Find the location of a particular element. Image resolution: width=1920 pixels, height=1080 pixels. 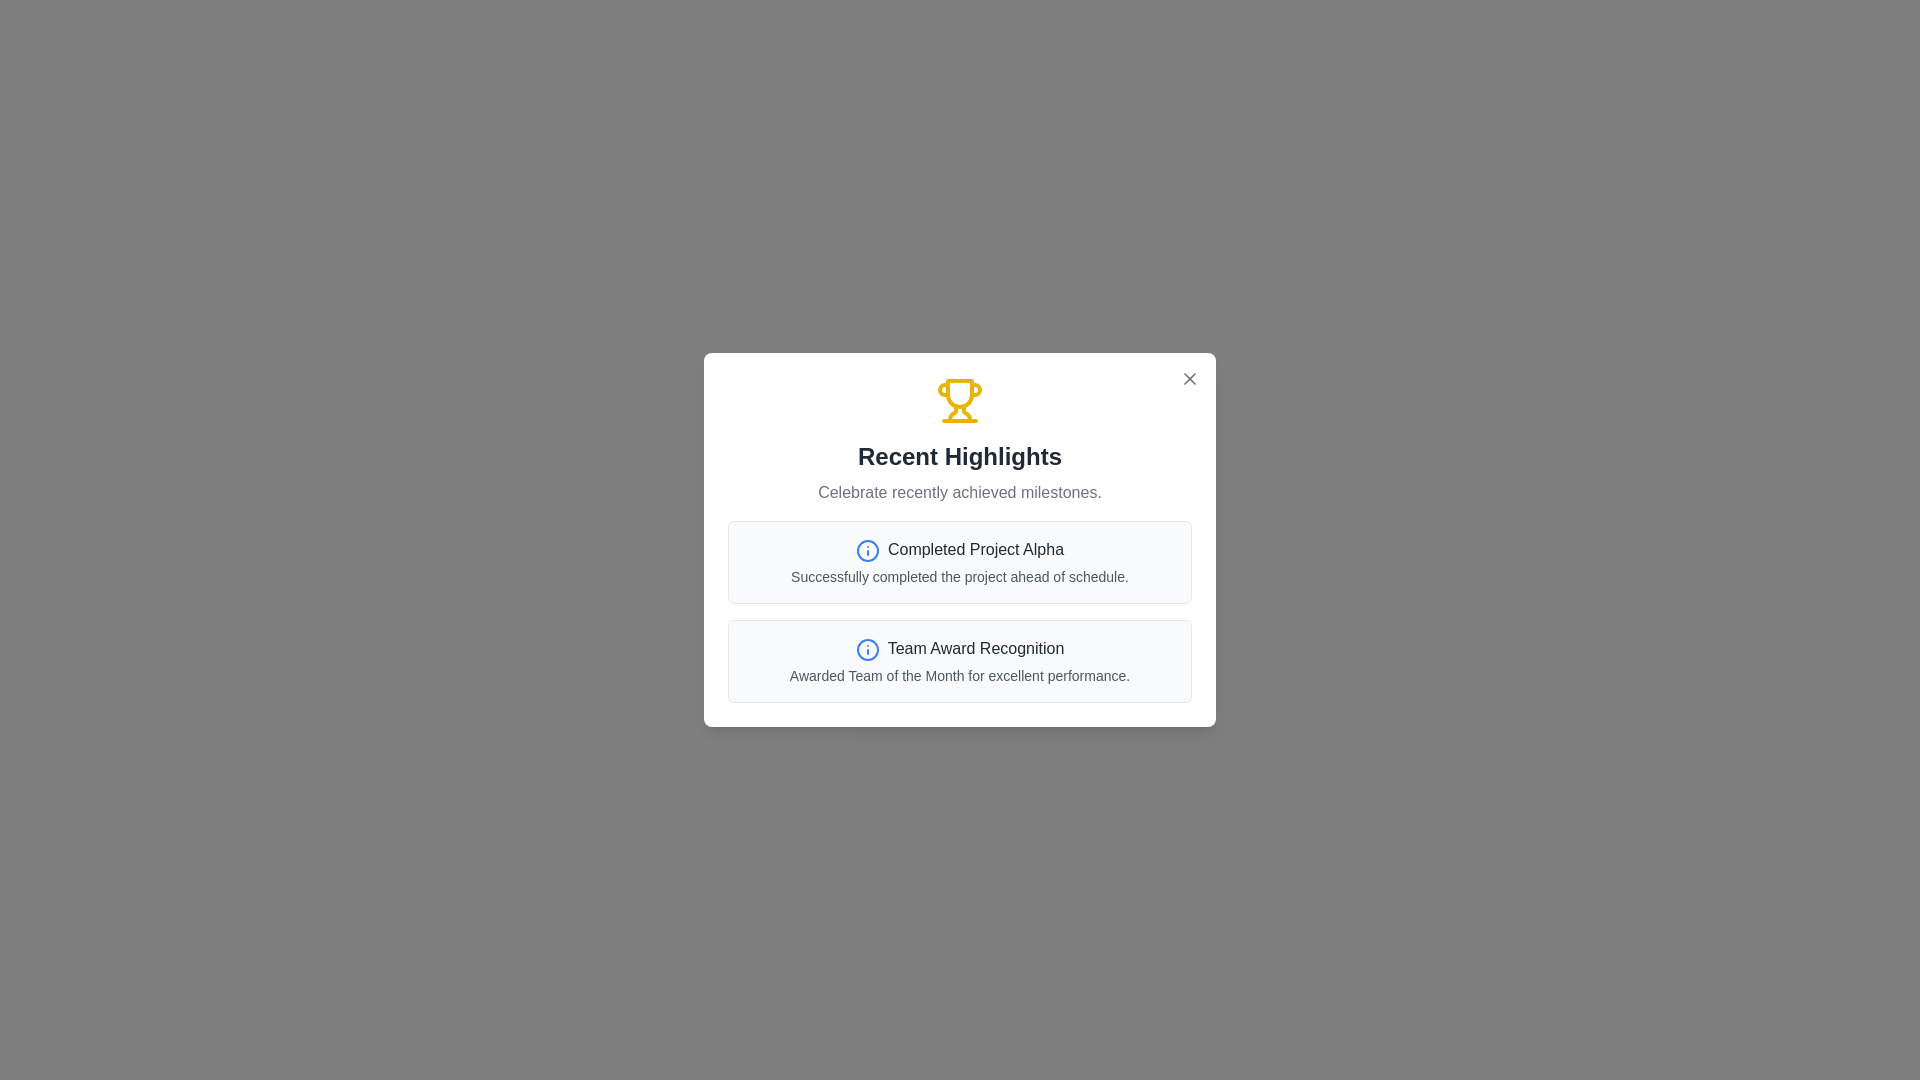

the circular icon with a blue outline and white fill, which has an exclamation mark design, located to the left of the text 'Team Award Recognition' is located at coordinates (867, 649).